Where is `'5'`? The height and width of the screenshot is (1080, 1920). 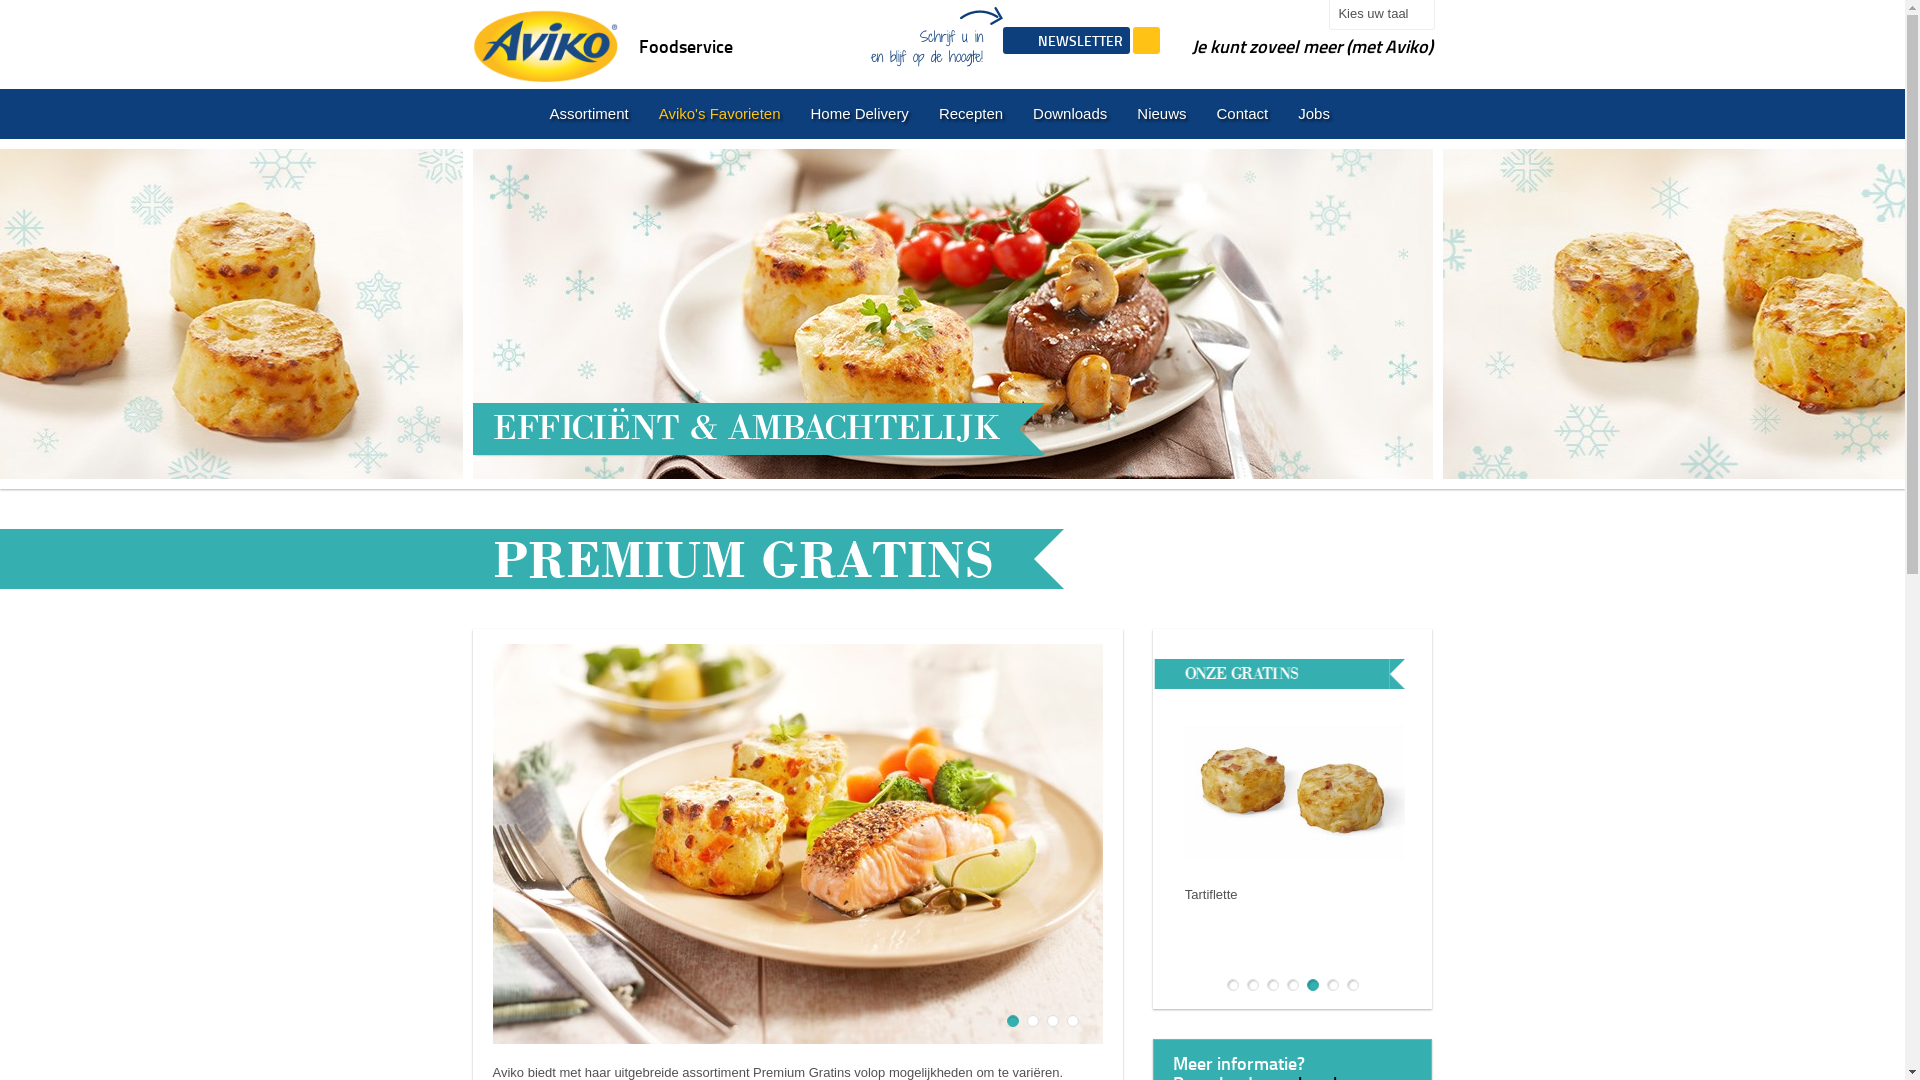
'5' is located at coordinates (1313, 983).